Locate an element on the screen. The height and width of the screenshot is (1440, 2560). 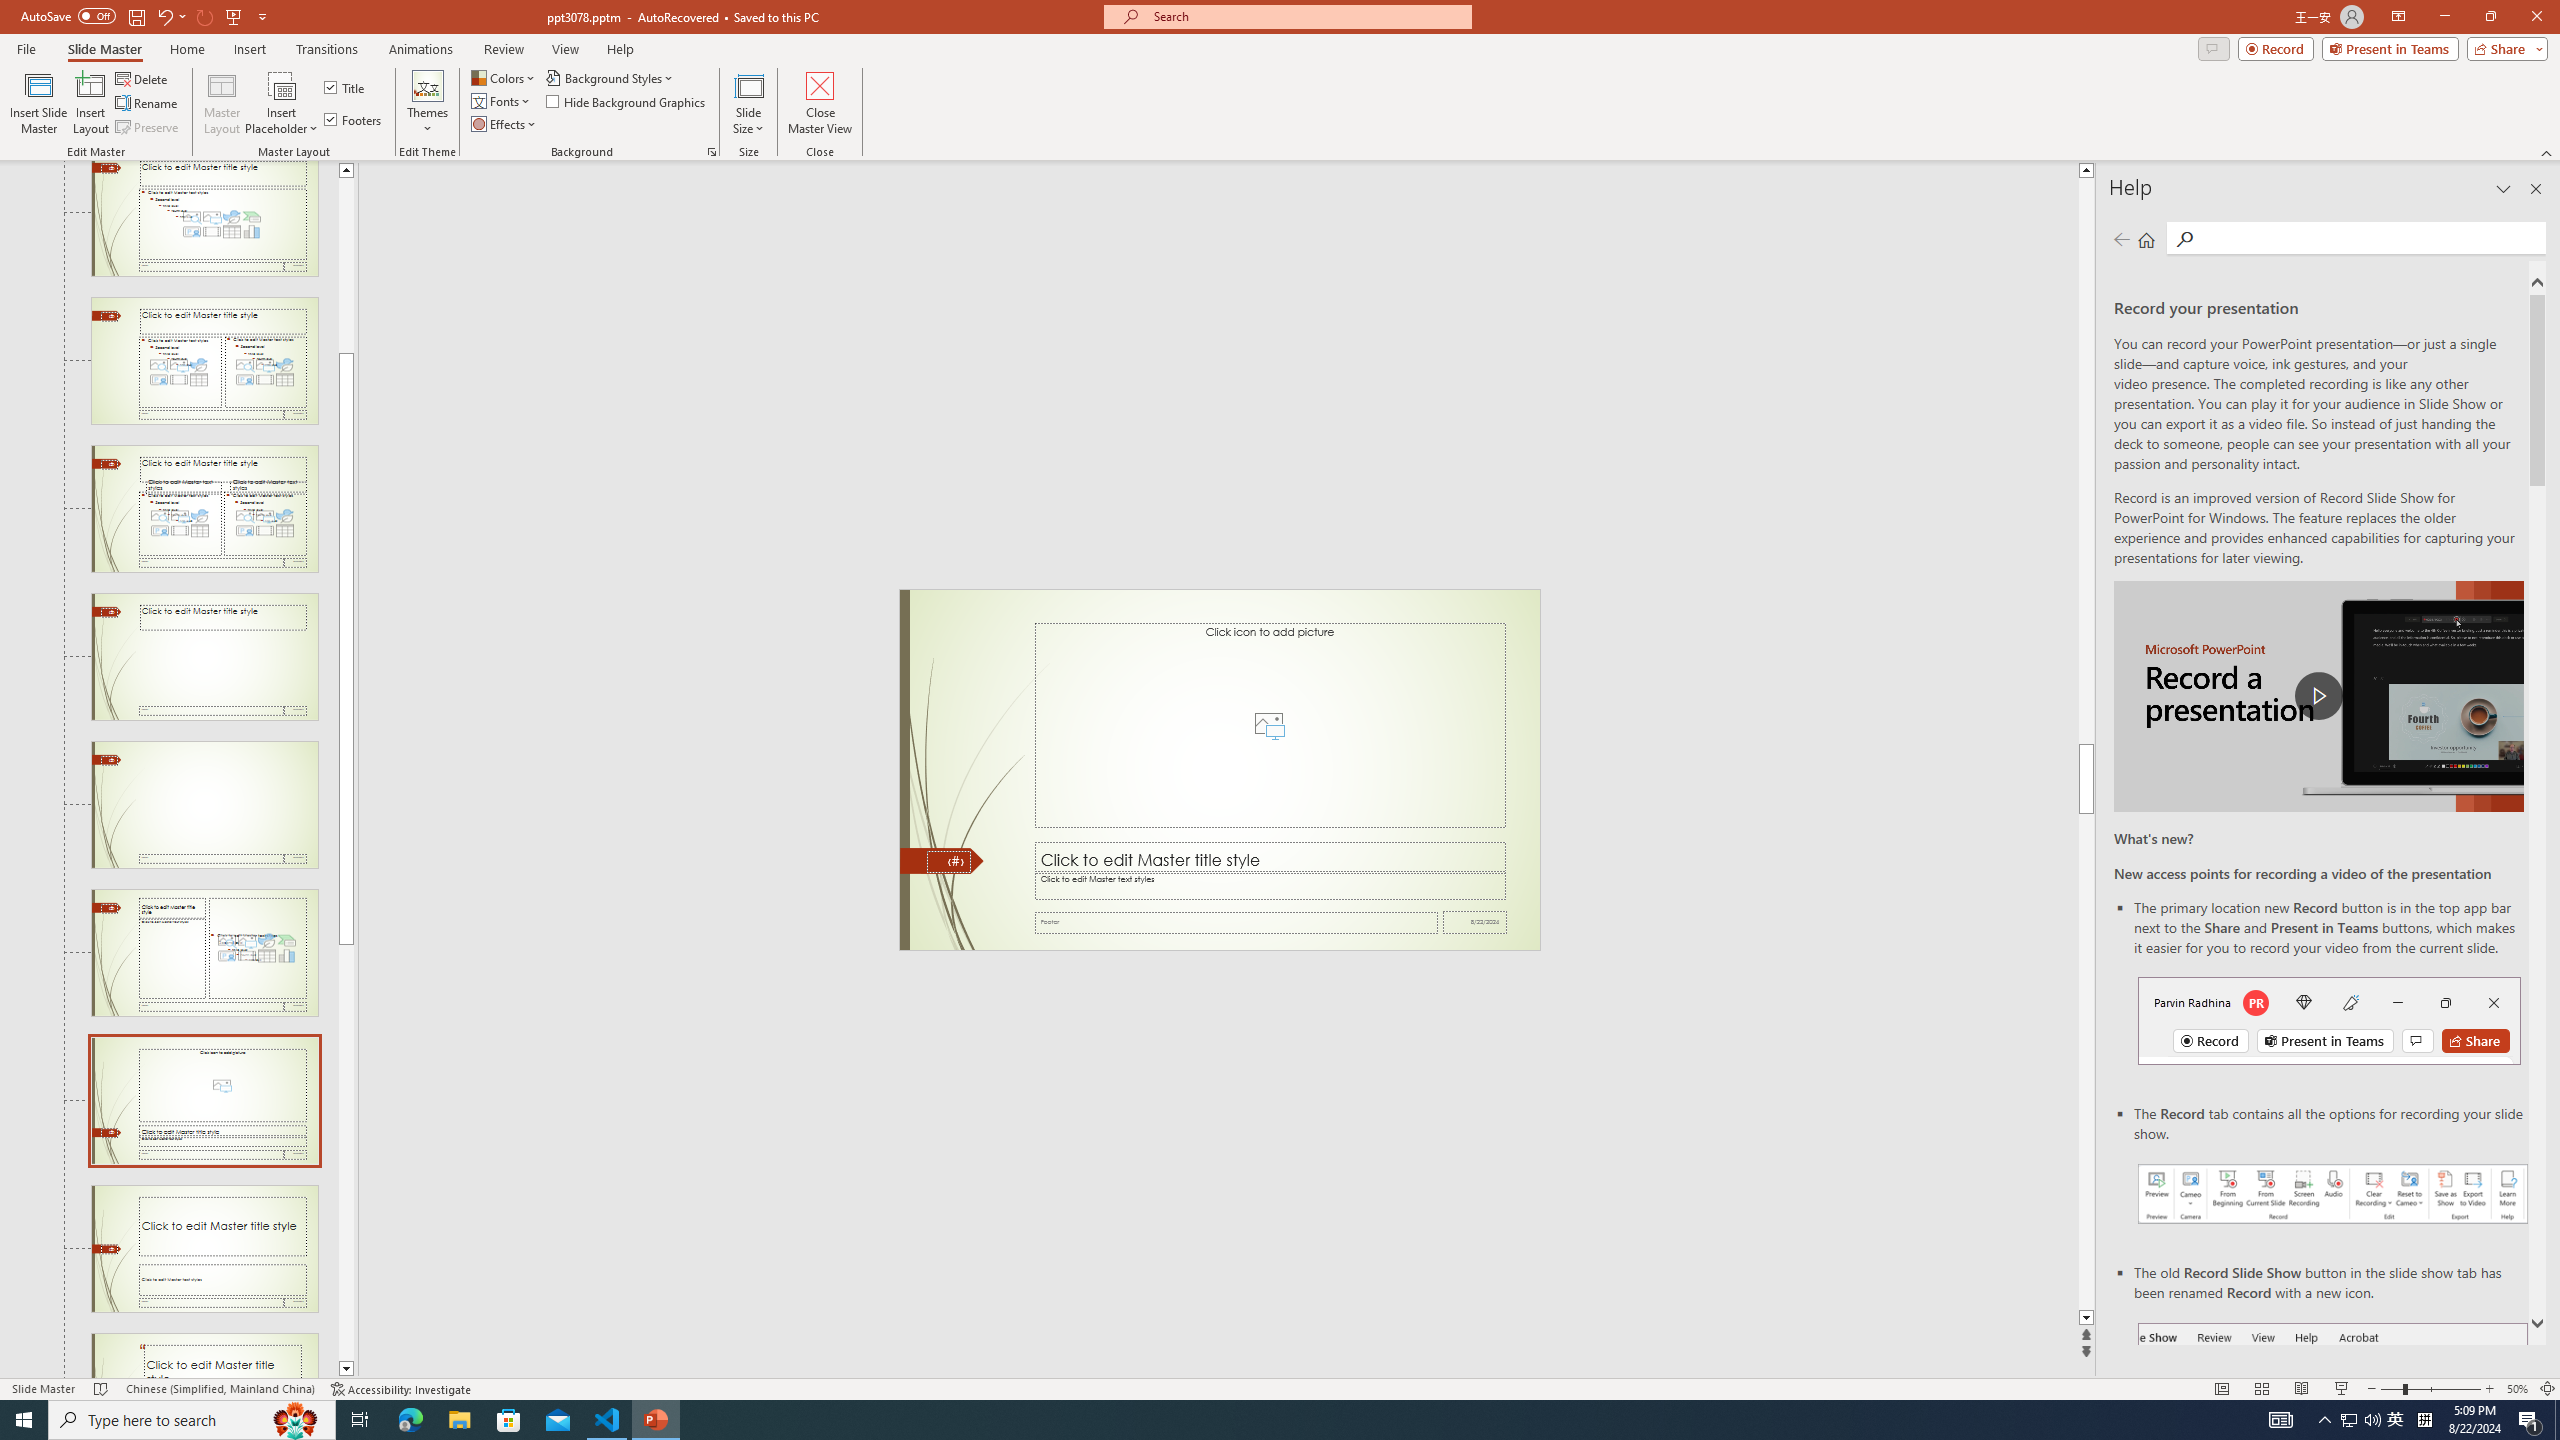
'Slide Number' is located at coordinates (947, 861).